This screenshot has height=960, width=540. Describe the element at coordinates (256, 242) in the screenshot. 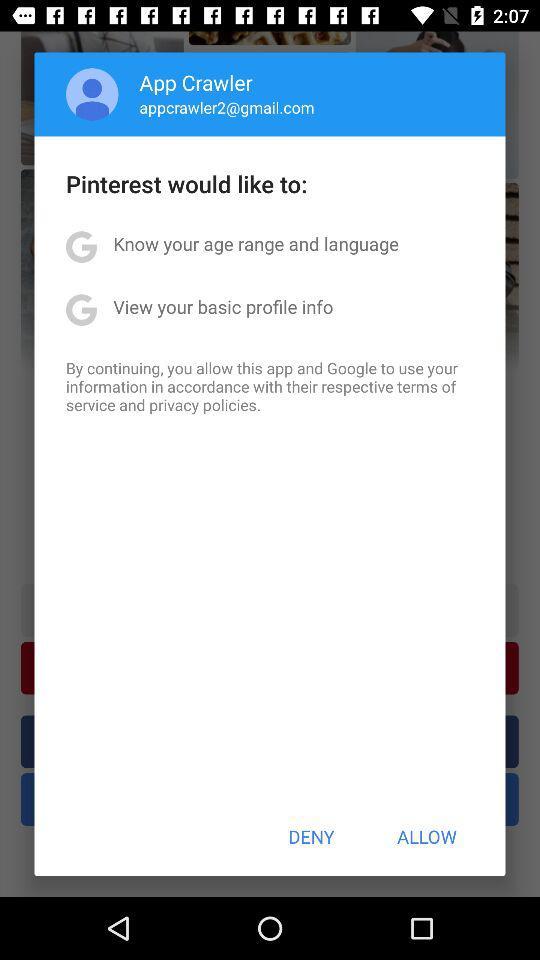

I see `the know your age app` at that location.